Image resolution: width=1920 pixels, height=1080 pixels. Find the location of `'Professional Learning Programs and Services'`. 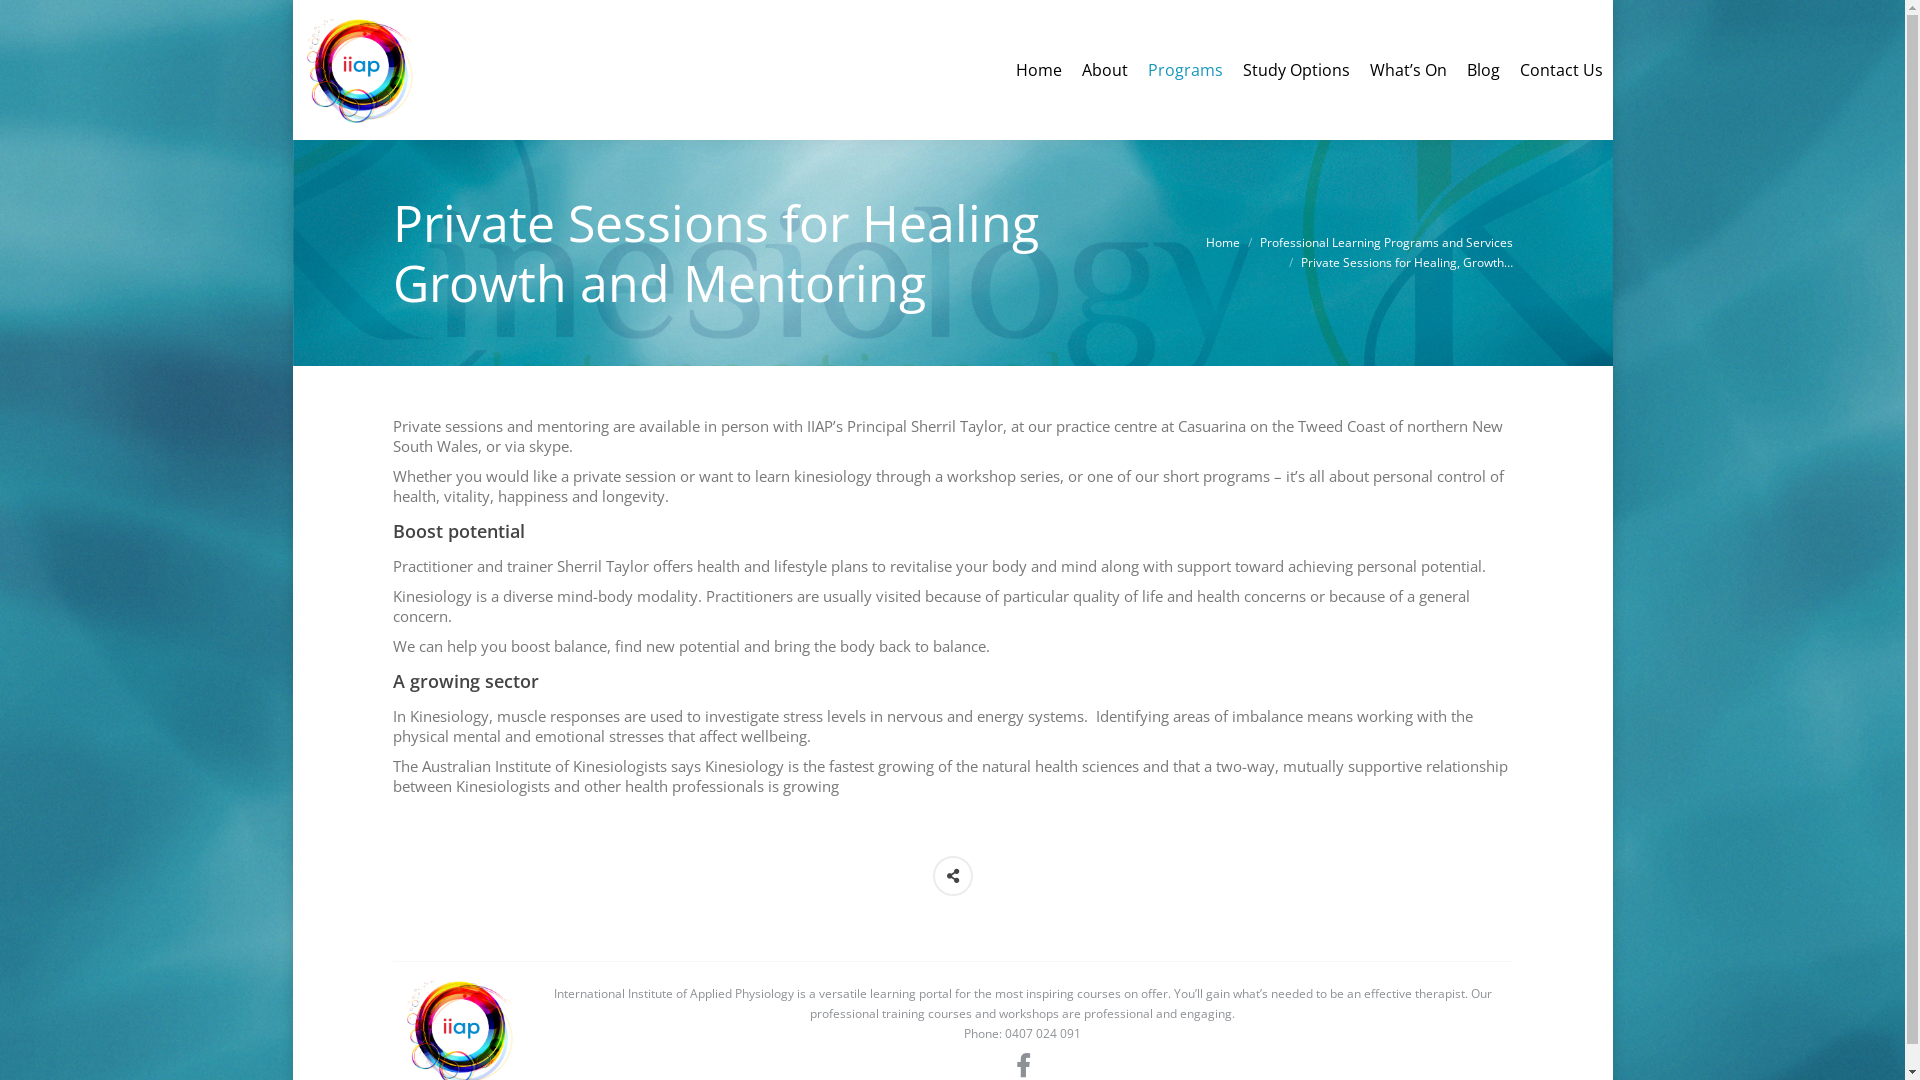

'Professional Learning Programs and Services' is located at coordinates (1385, 241).